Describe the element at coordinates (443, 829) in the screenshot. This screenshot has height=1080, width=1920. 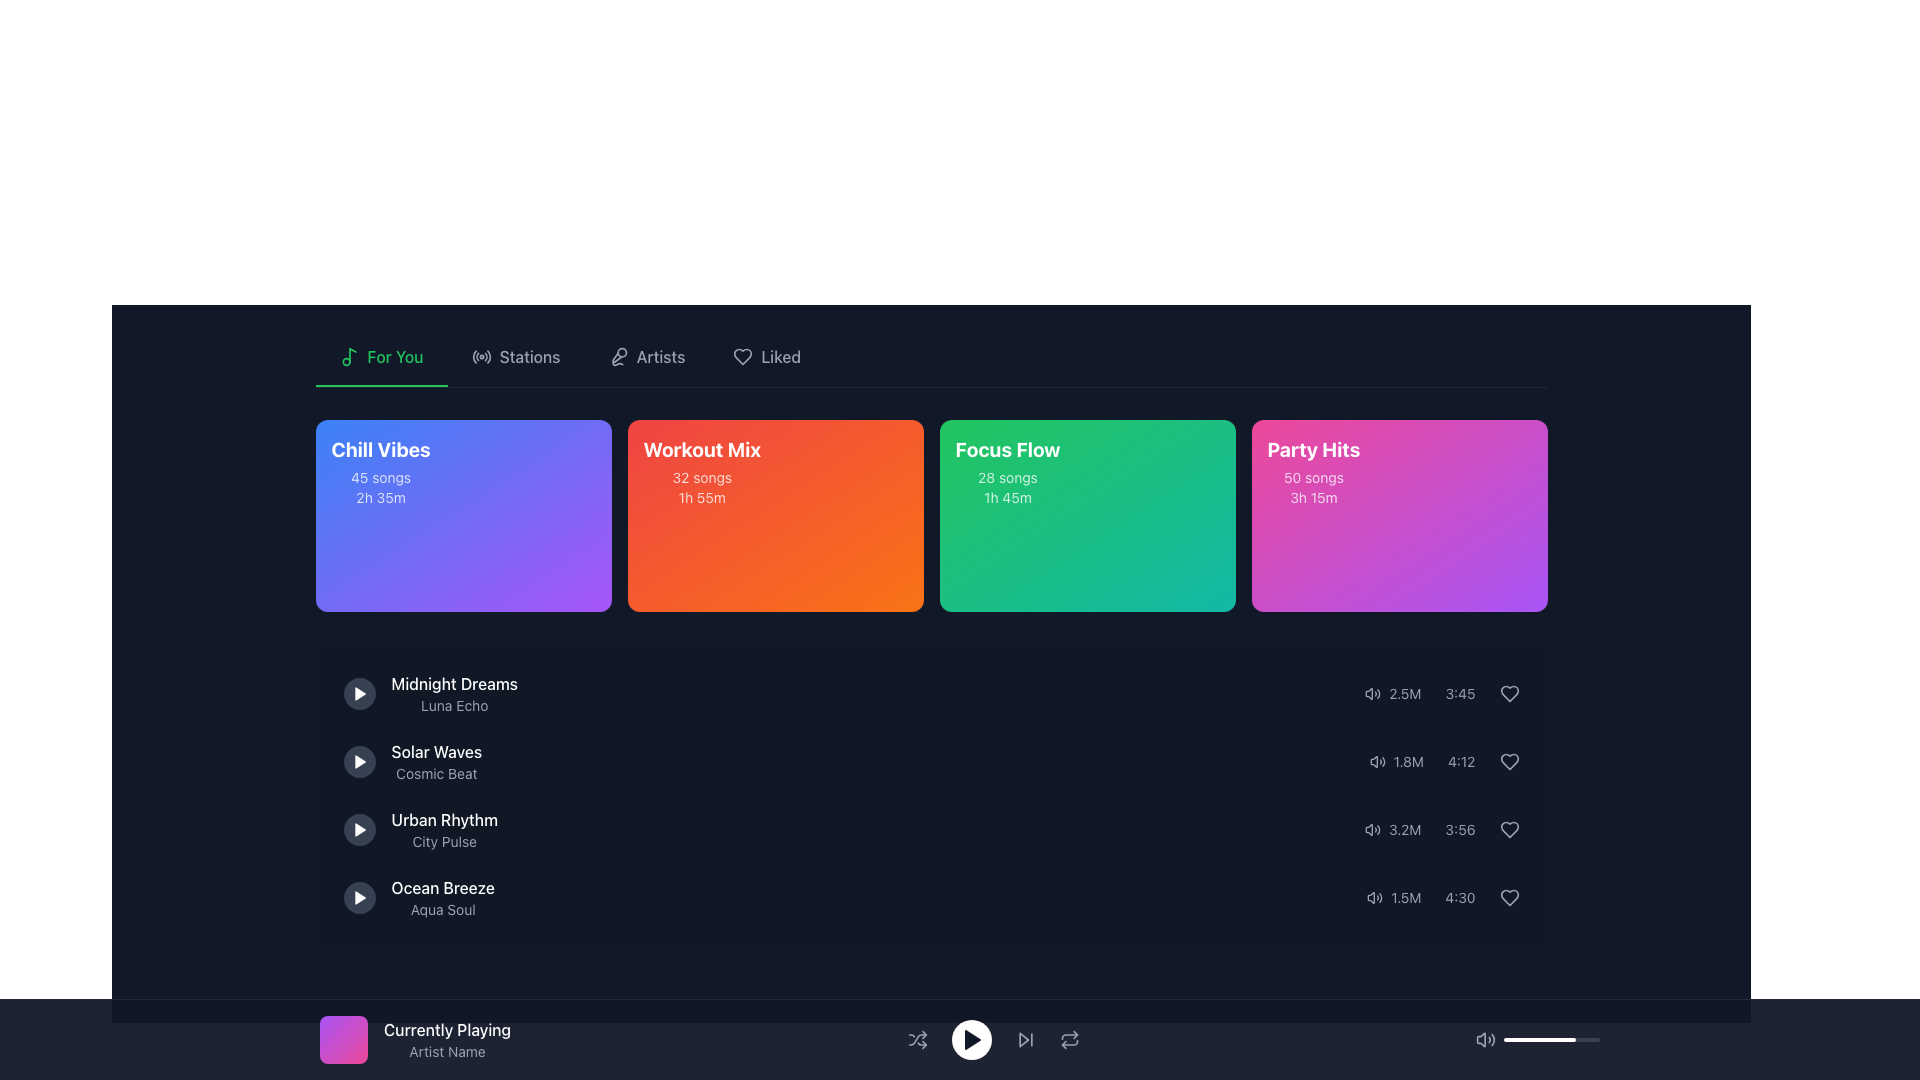
I see `the text display element that shows 'Urban Rhythm' in bold white font and 'City Pulse' in smaller gray font, which is the third item in the vertical list of song titles` at that location.